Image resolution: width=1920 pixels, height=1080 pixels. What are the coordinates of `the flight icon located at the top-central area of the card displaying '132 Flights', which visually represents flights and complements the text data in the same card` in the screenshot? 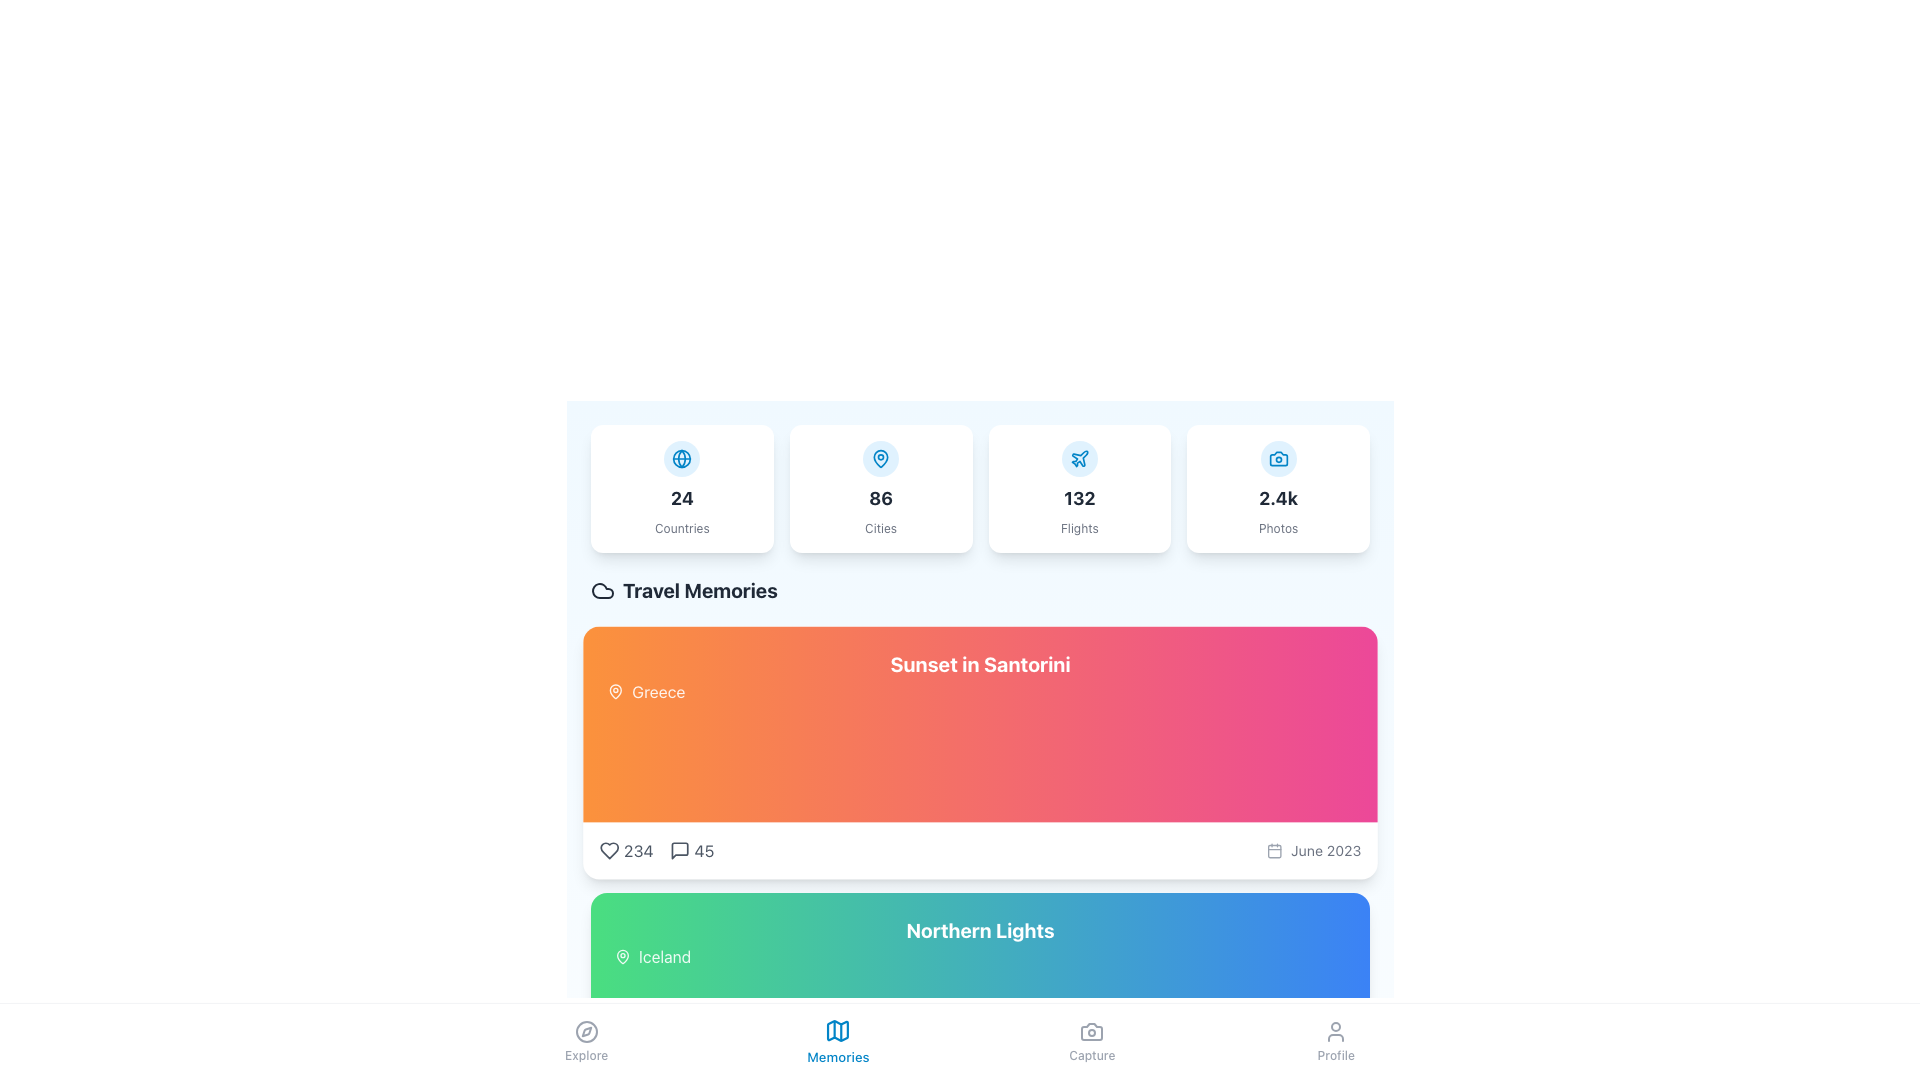 It's located at (1078, 459).